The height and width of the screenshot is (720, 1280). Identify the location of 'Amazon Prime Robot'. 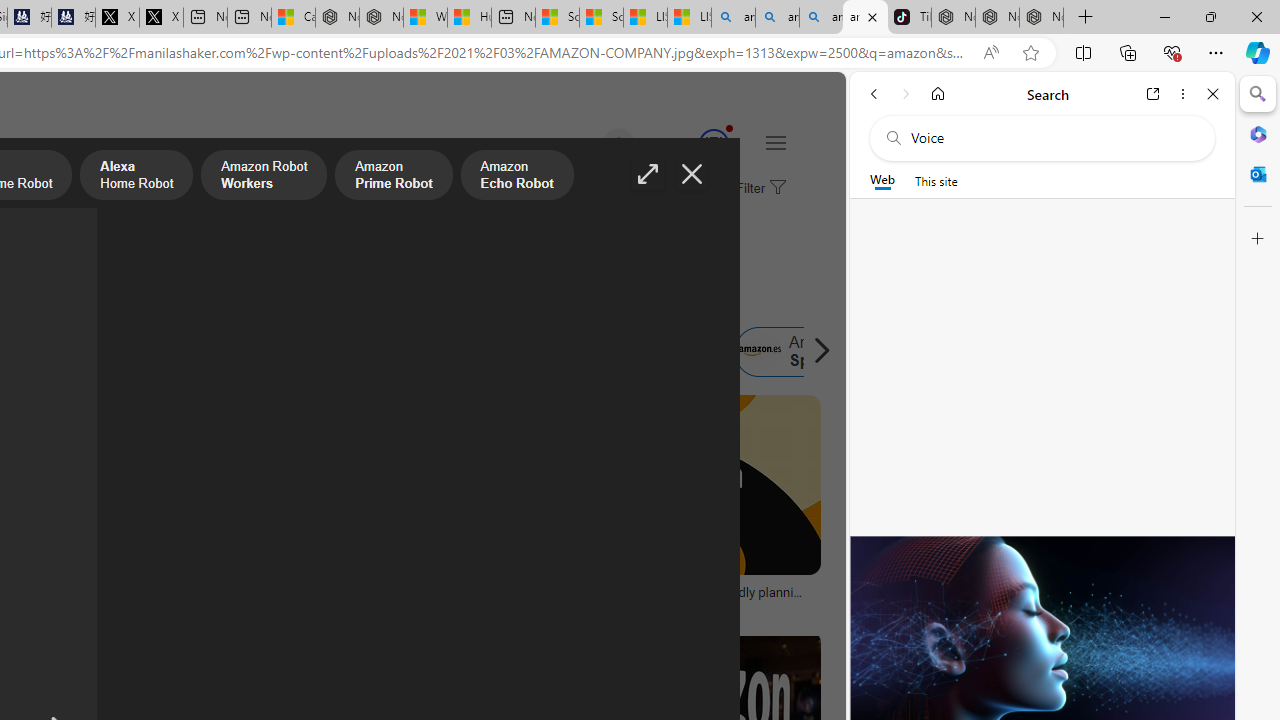
(394, 176).